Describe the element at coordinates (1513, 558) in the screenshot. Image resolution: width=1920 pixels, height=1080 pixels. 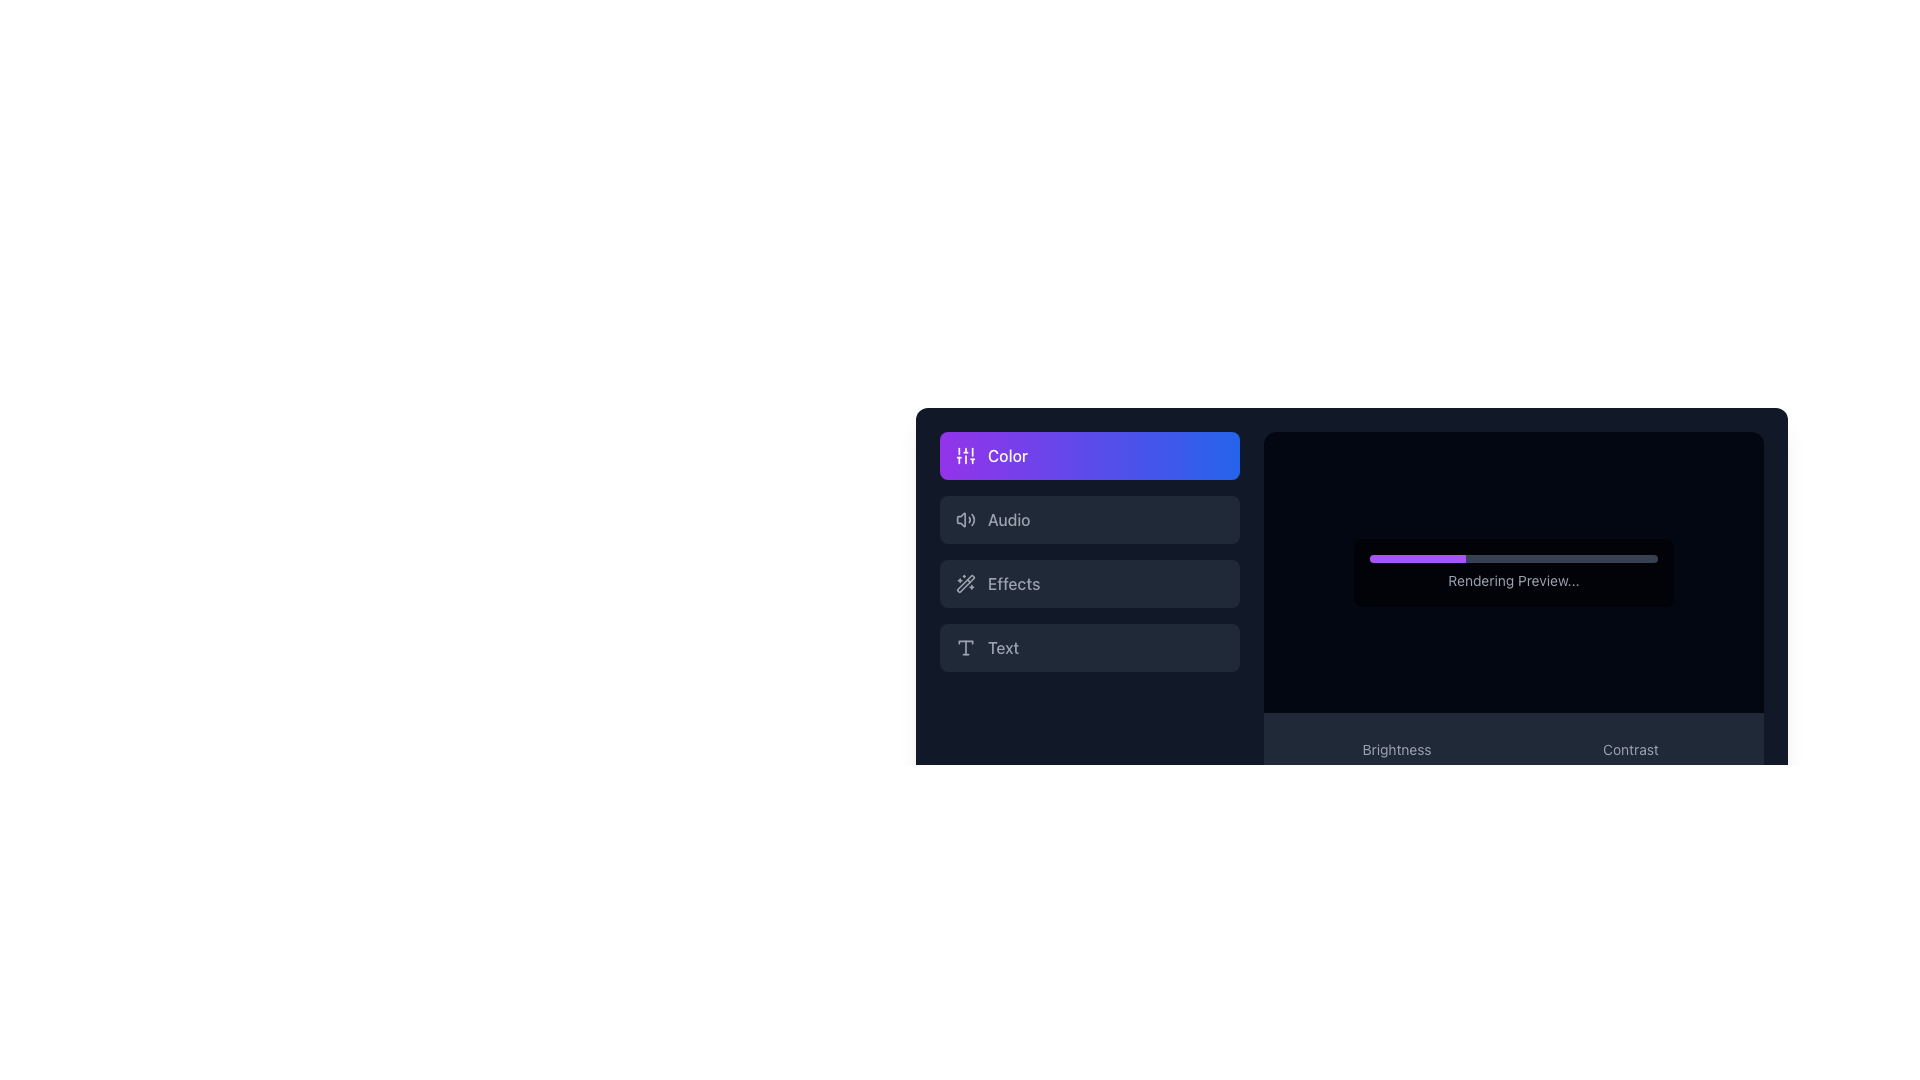
I see `the progress bar located centrally within a black semi-transparent rectangular box on the right side of the interface` at that location.